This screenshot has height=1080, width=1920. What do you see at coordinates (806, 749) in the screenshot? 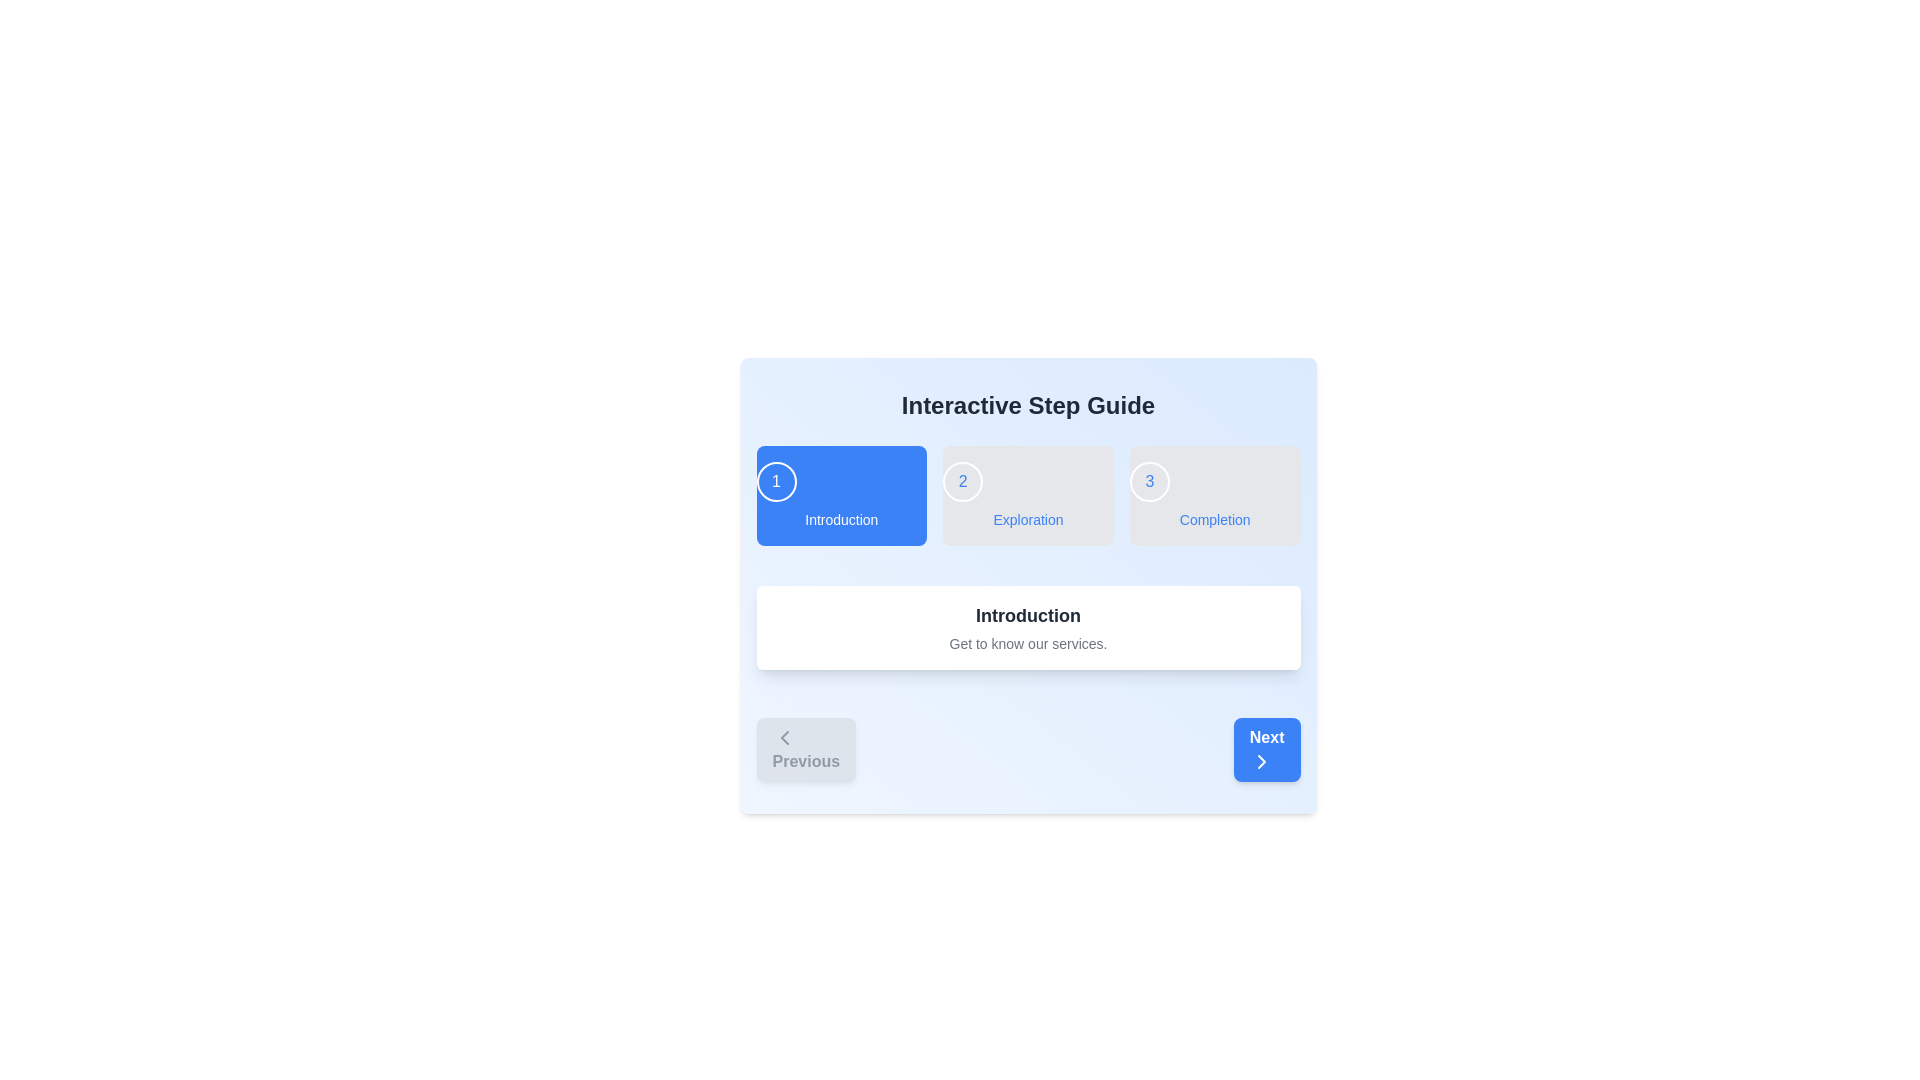
I see `the 'Previous' button located at the bottom left of the panel` at bounding box center [806, 749].